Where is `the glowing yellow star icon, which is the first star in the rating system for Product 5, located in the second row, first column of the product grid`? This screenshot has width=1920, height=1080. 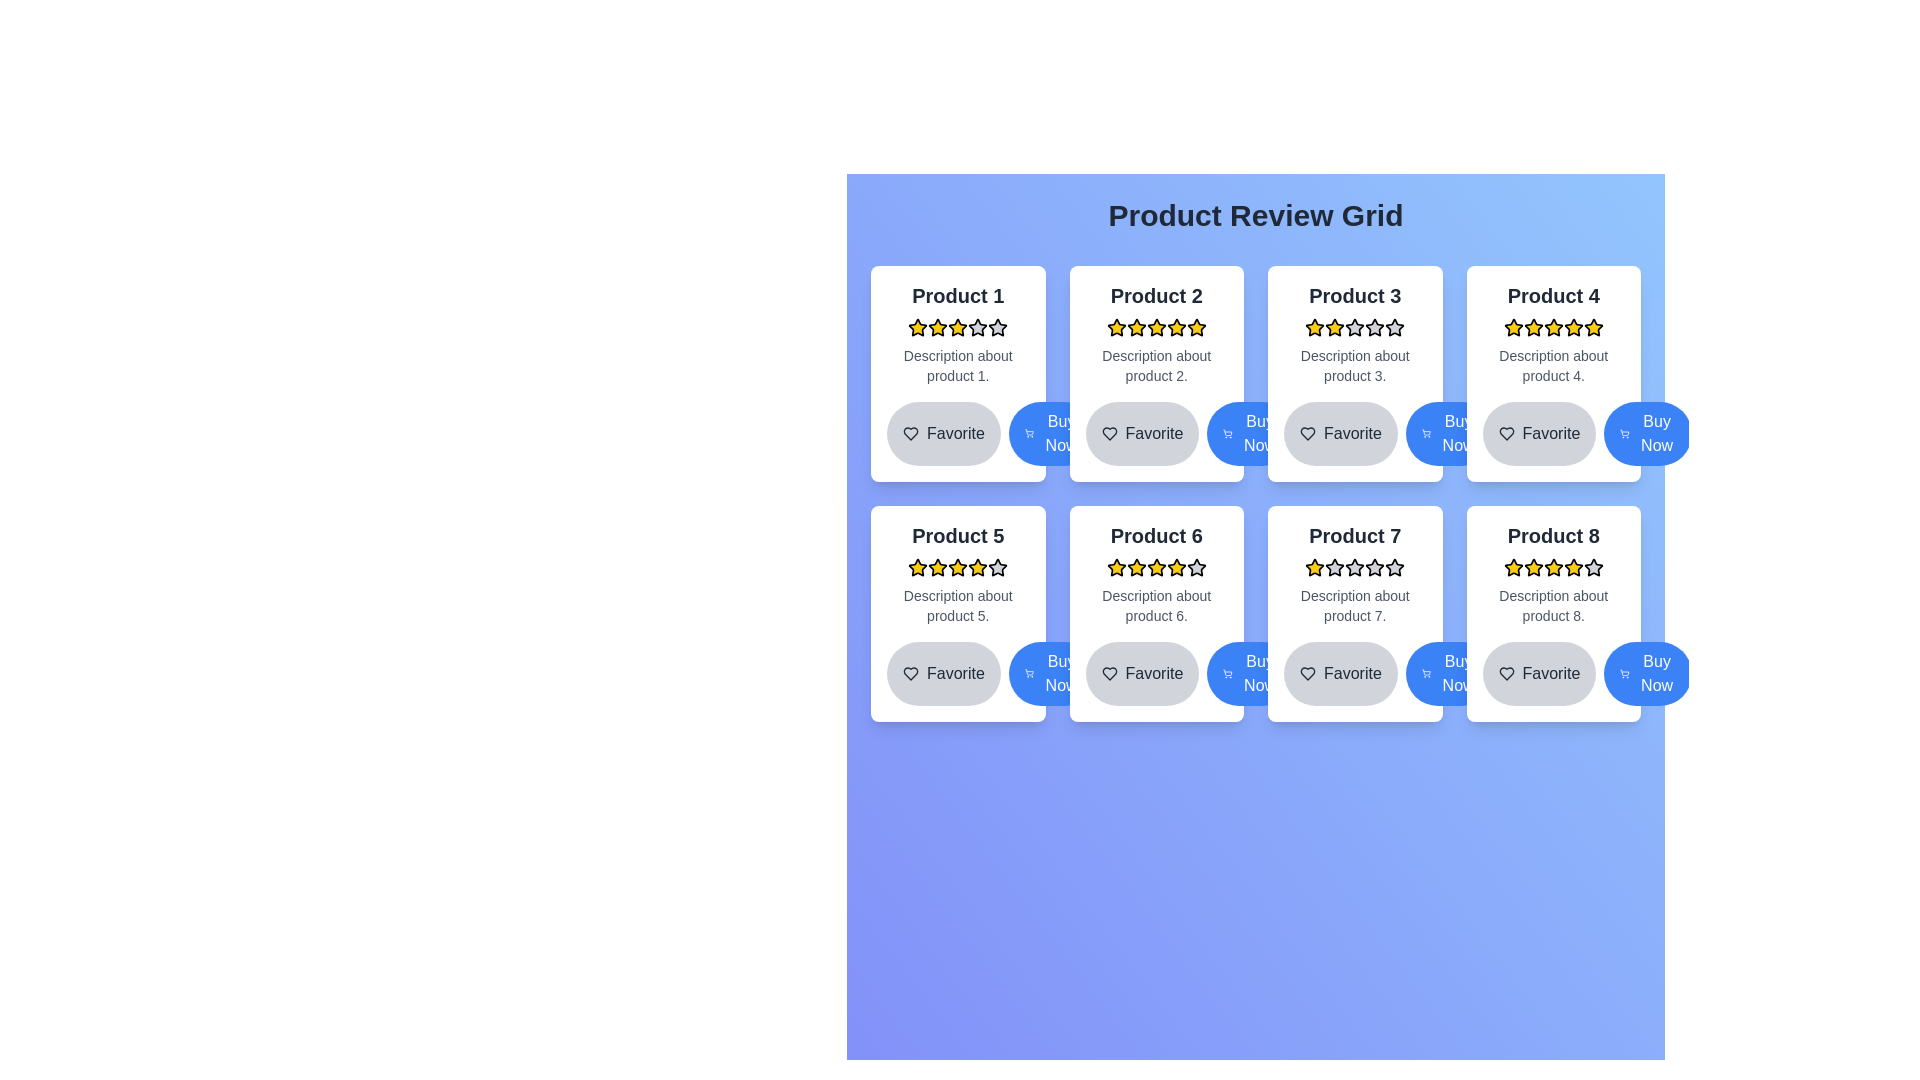
the glowing yellow star icon, which is the first star in the rating system for Product 5, located in the second row, first column of the product grid is located at coordinates (917, 567).